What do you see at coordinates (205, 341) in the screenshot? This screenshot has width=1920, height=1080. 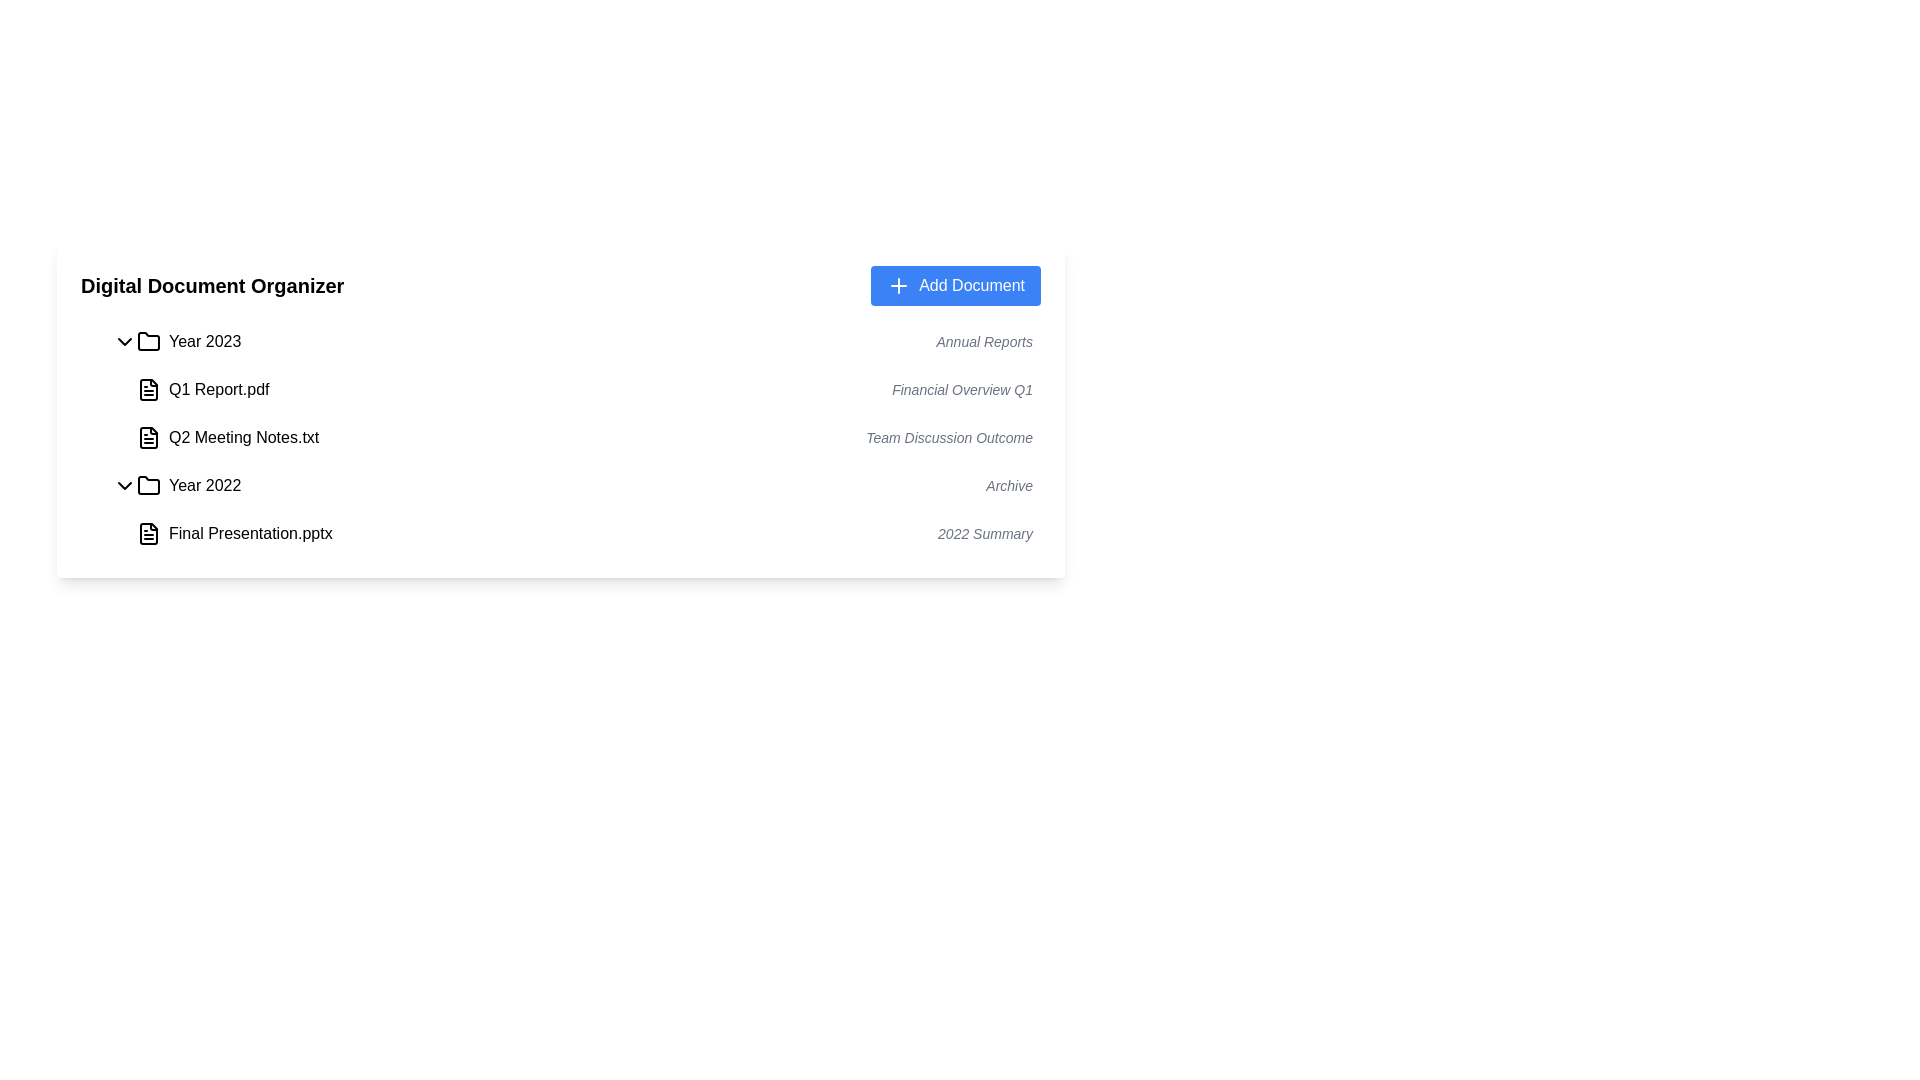 I see `the label displaying 'Year 2023', which is styled with a medium-weight font, black in color, and positioned to the left of a folder icon in a digital document organizer interface` at bounding box center [205, 341].